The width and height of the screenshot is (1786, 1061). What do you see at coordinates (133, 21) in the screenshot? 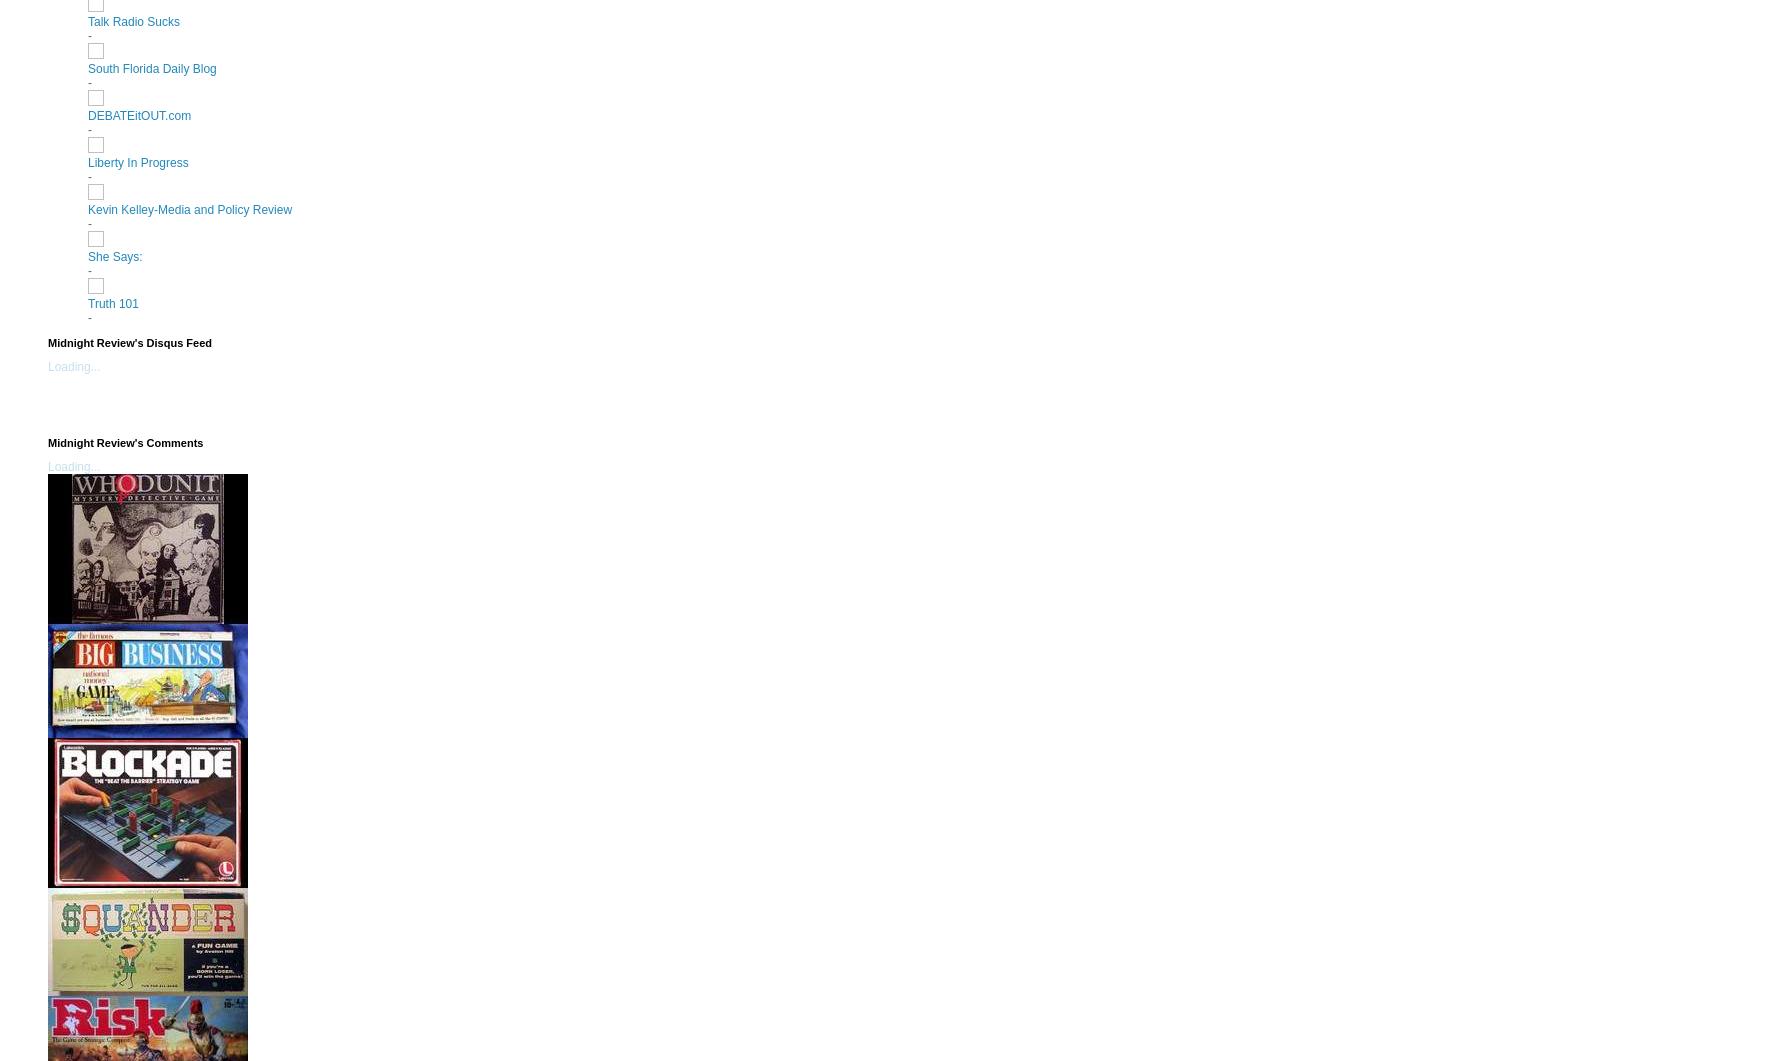
I see `'Talk Radio Sucks'` at bounding box center [133, 21].